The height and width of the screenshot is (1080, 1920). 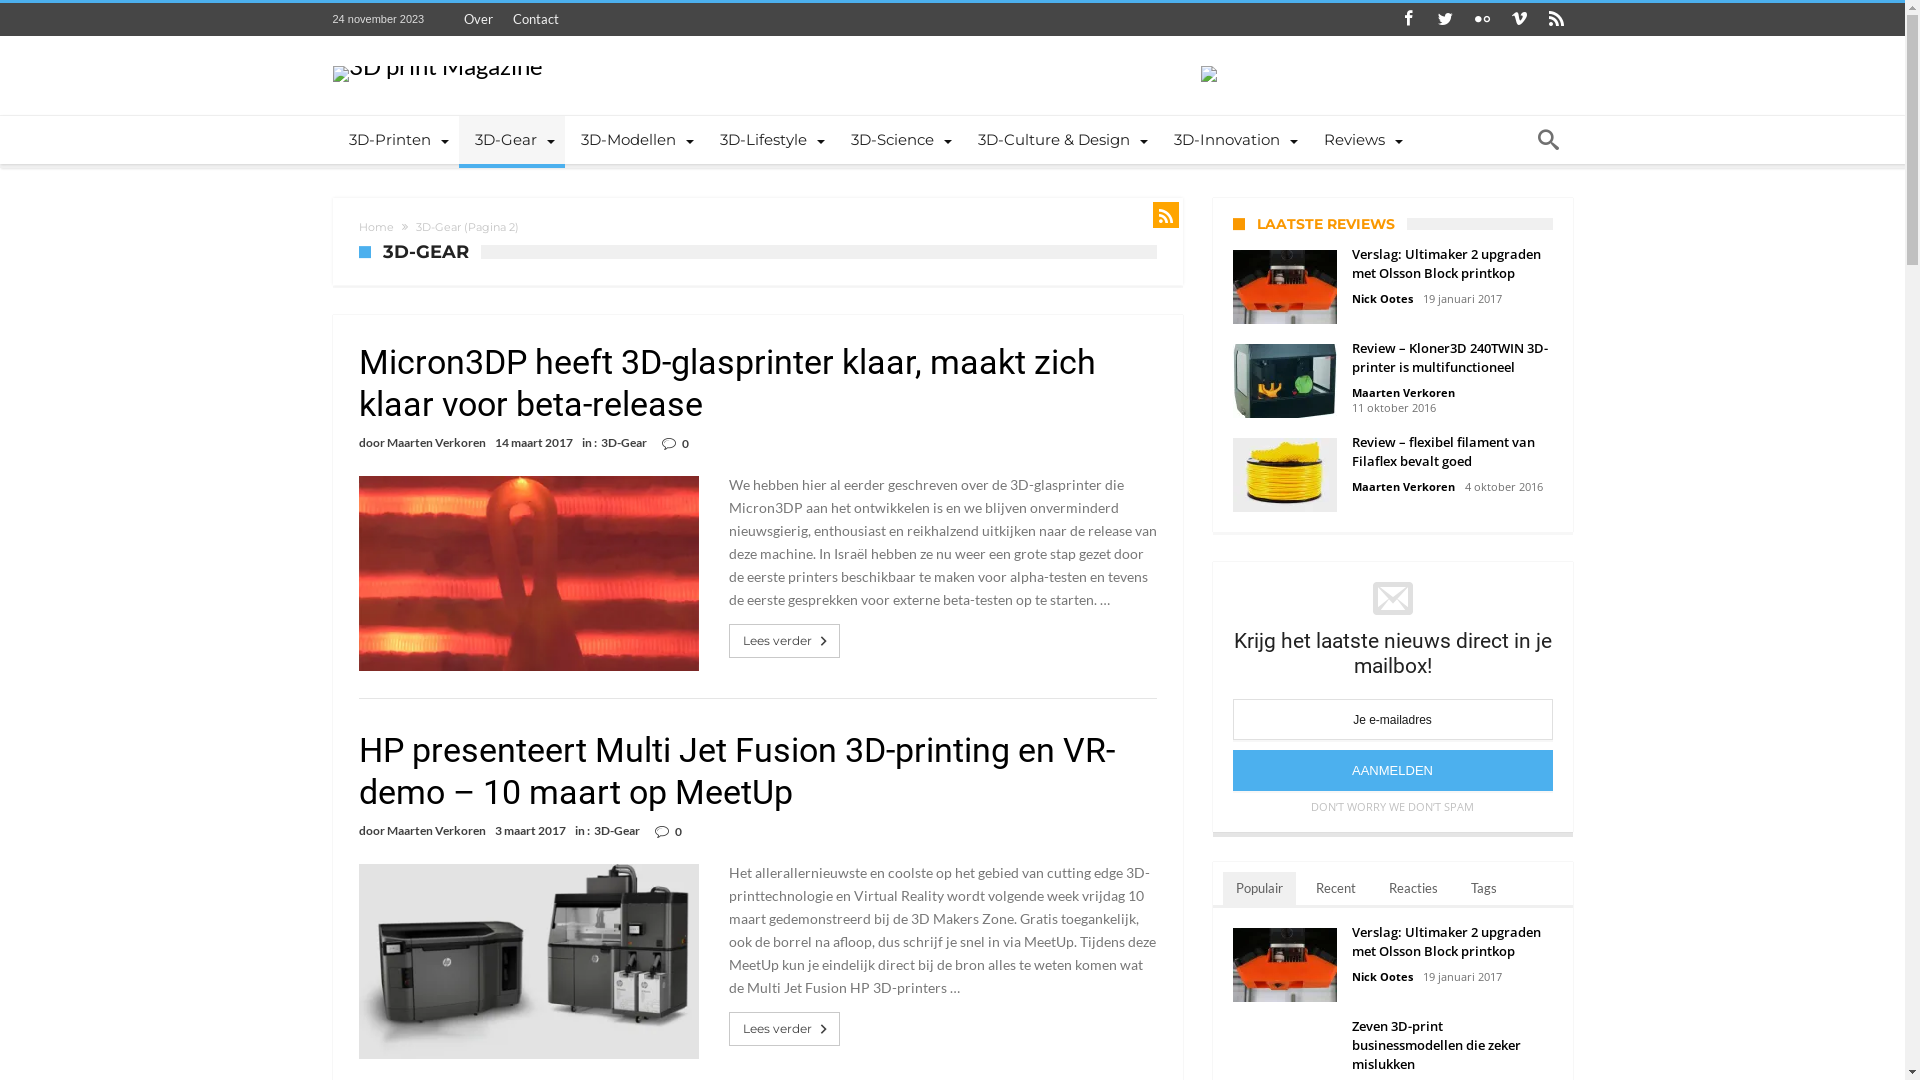 What do you see at coordinates (435, 64) in the screenshot?
I see `'3D print Magazine'` at bounding box center [435, 64].